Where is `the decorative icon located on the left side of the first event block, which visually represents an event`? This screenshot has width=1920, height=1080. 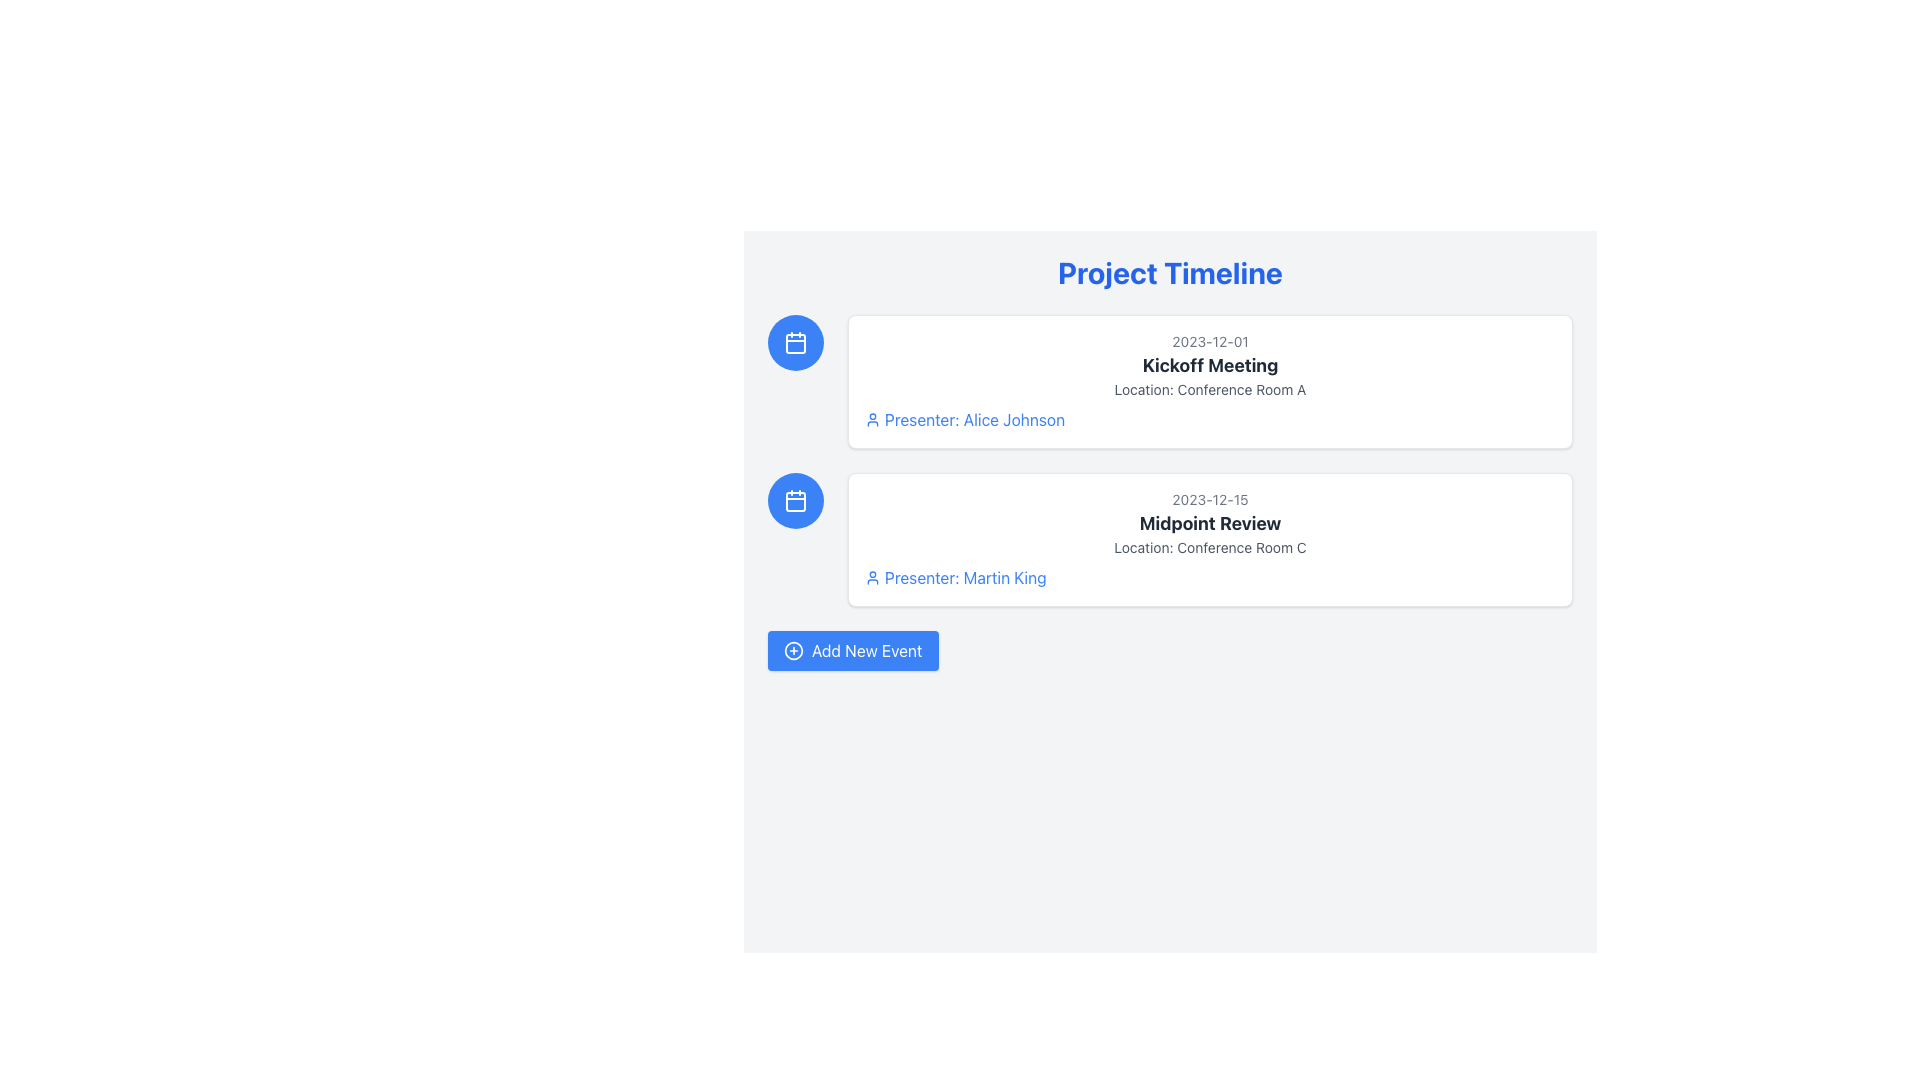
the decorative icon located on the left side of the first event block, which visually represents an event is located at coordinates (795, 342).